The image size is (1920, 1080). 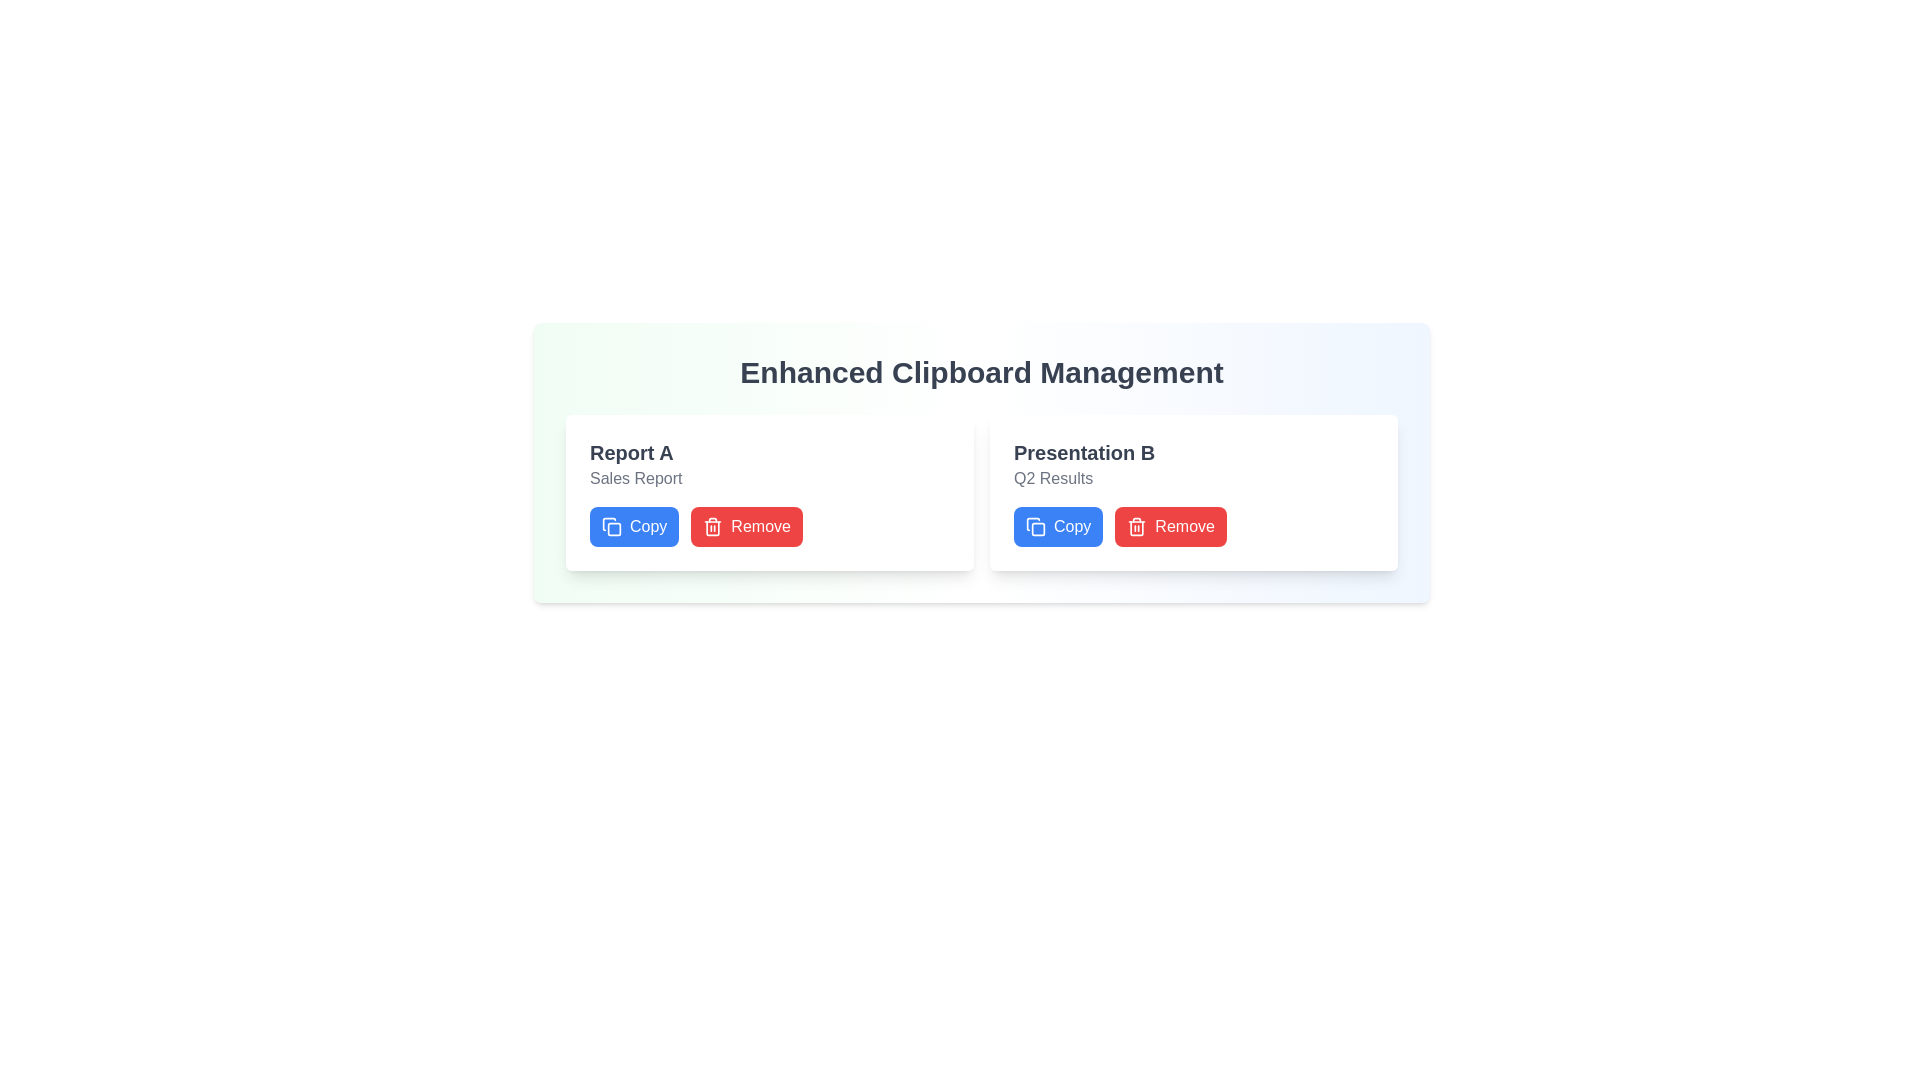 I want to click on the 'Copy' icon located within the 'Copy' button under the 'Report A' section, which is the leftmost icon beside the 'Copy' text label, so click(x=608, y=523).